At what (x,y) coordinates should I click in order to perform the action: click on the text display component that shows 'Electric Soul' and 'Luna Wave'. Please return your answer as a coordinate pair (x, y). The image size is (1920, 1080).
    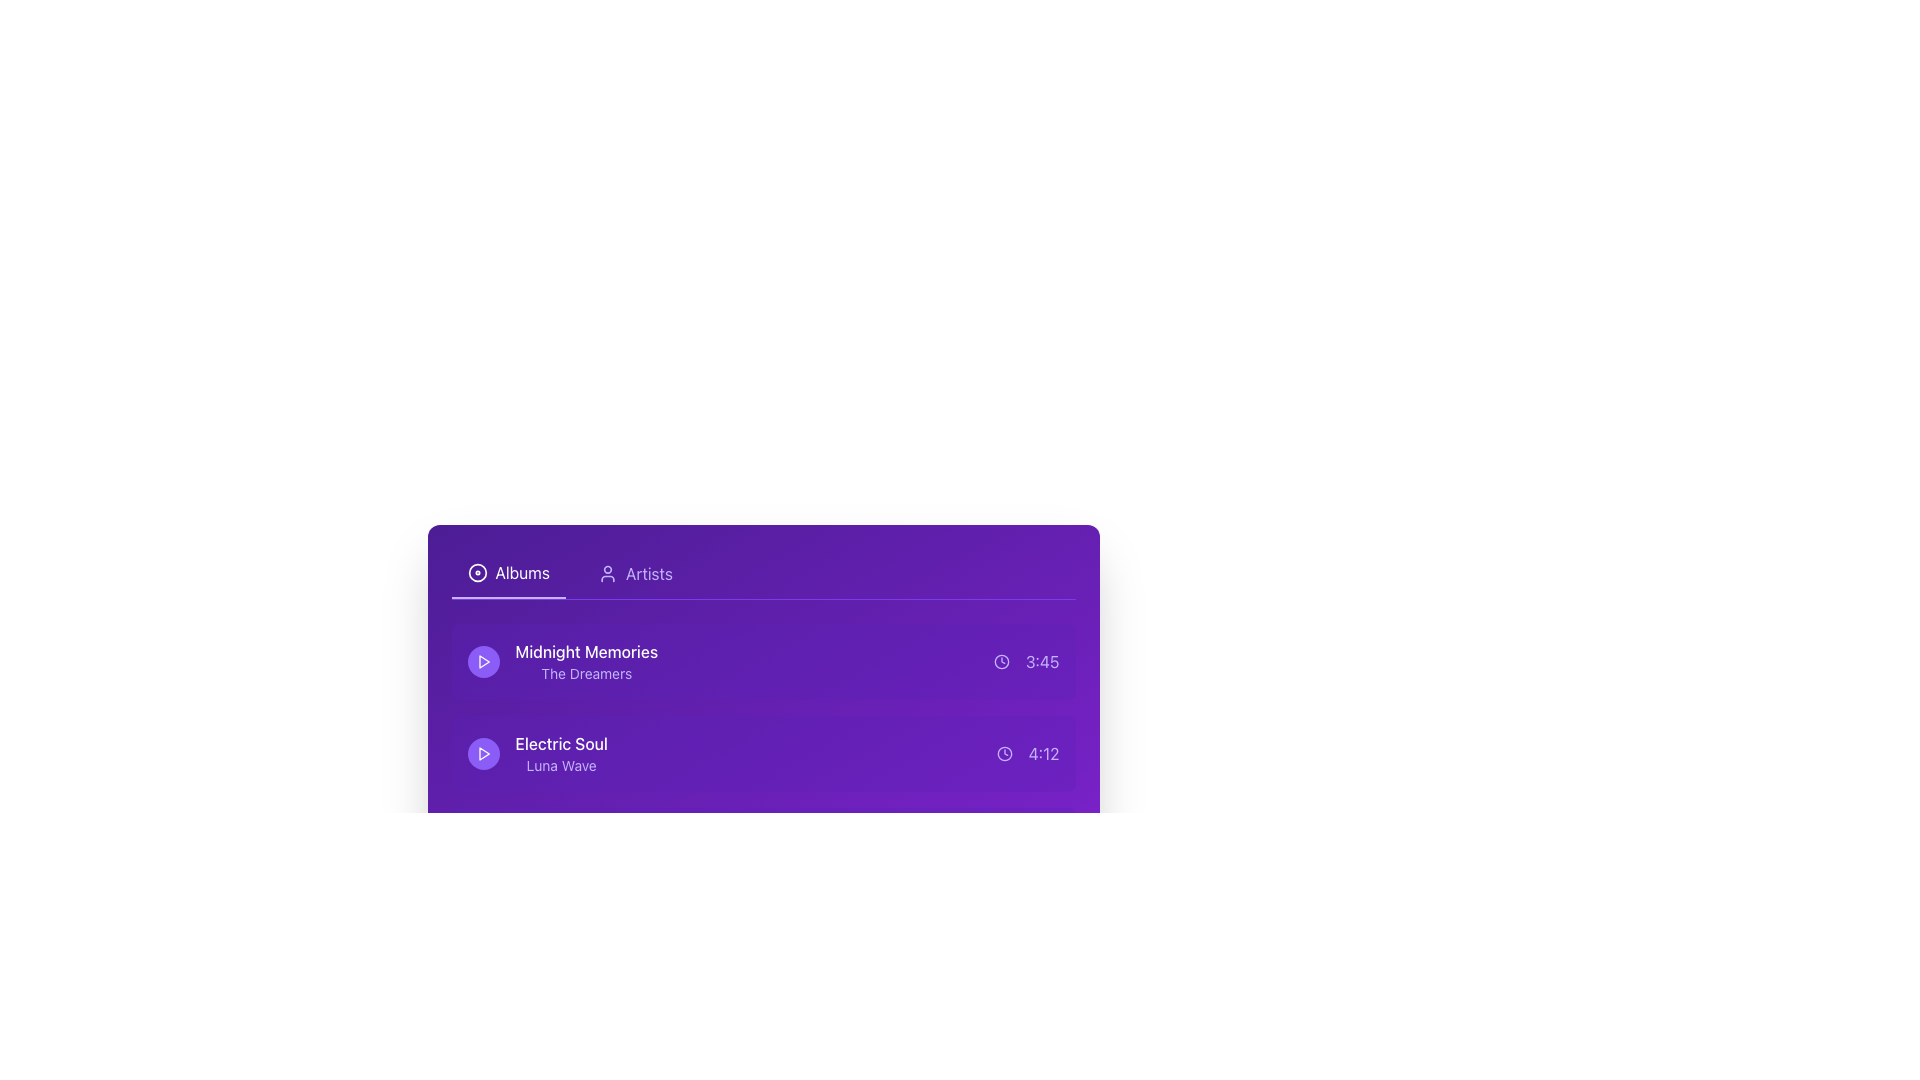
    Looking at the image, I should click on (560, 753).